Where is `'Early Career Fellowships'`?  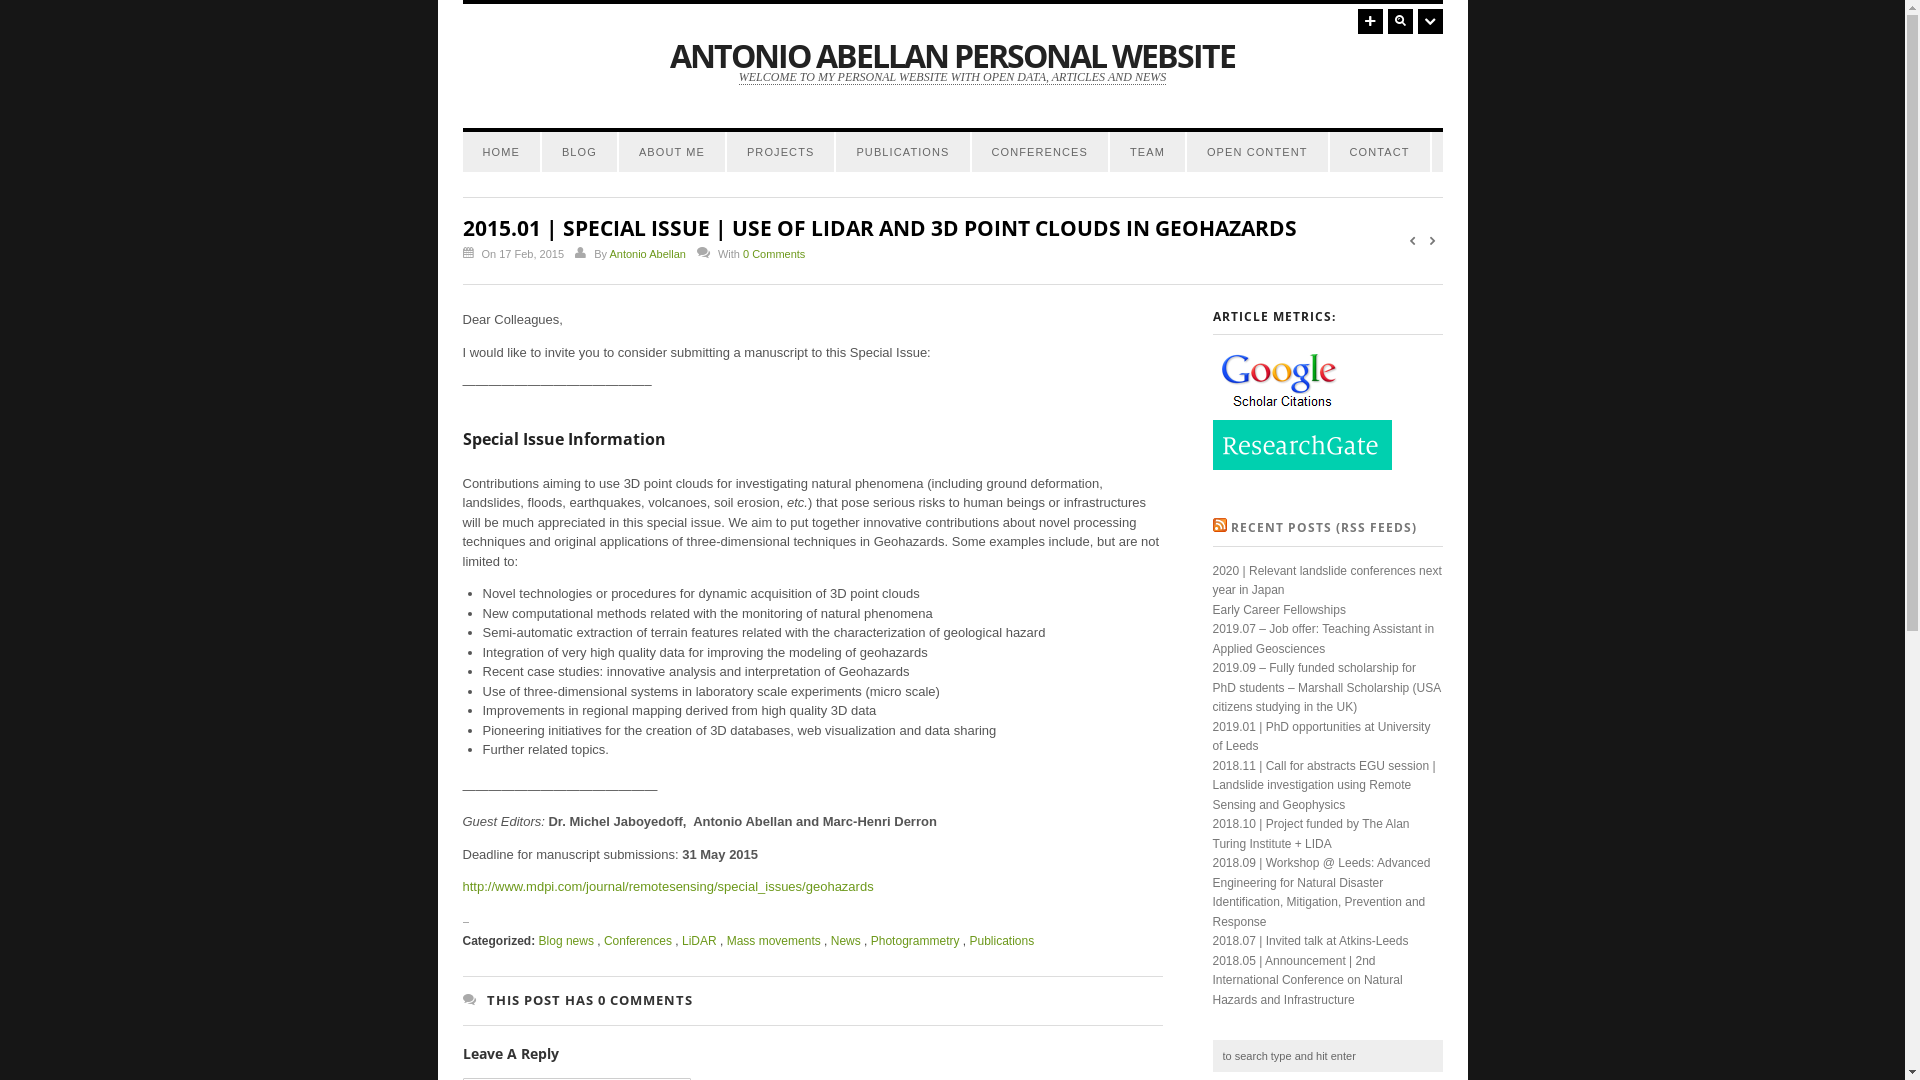
'Early Career Fellowships' is located at coordinates (1277, 608).